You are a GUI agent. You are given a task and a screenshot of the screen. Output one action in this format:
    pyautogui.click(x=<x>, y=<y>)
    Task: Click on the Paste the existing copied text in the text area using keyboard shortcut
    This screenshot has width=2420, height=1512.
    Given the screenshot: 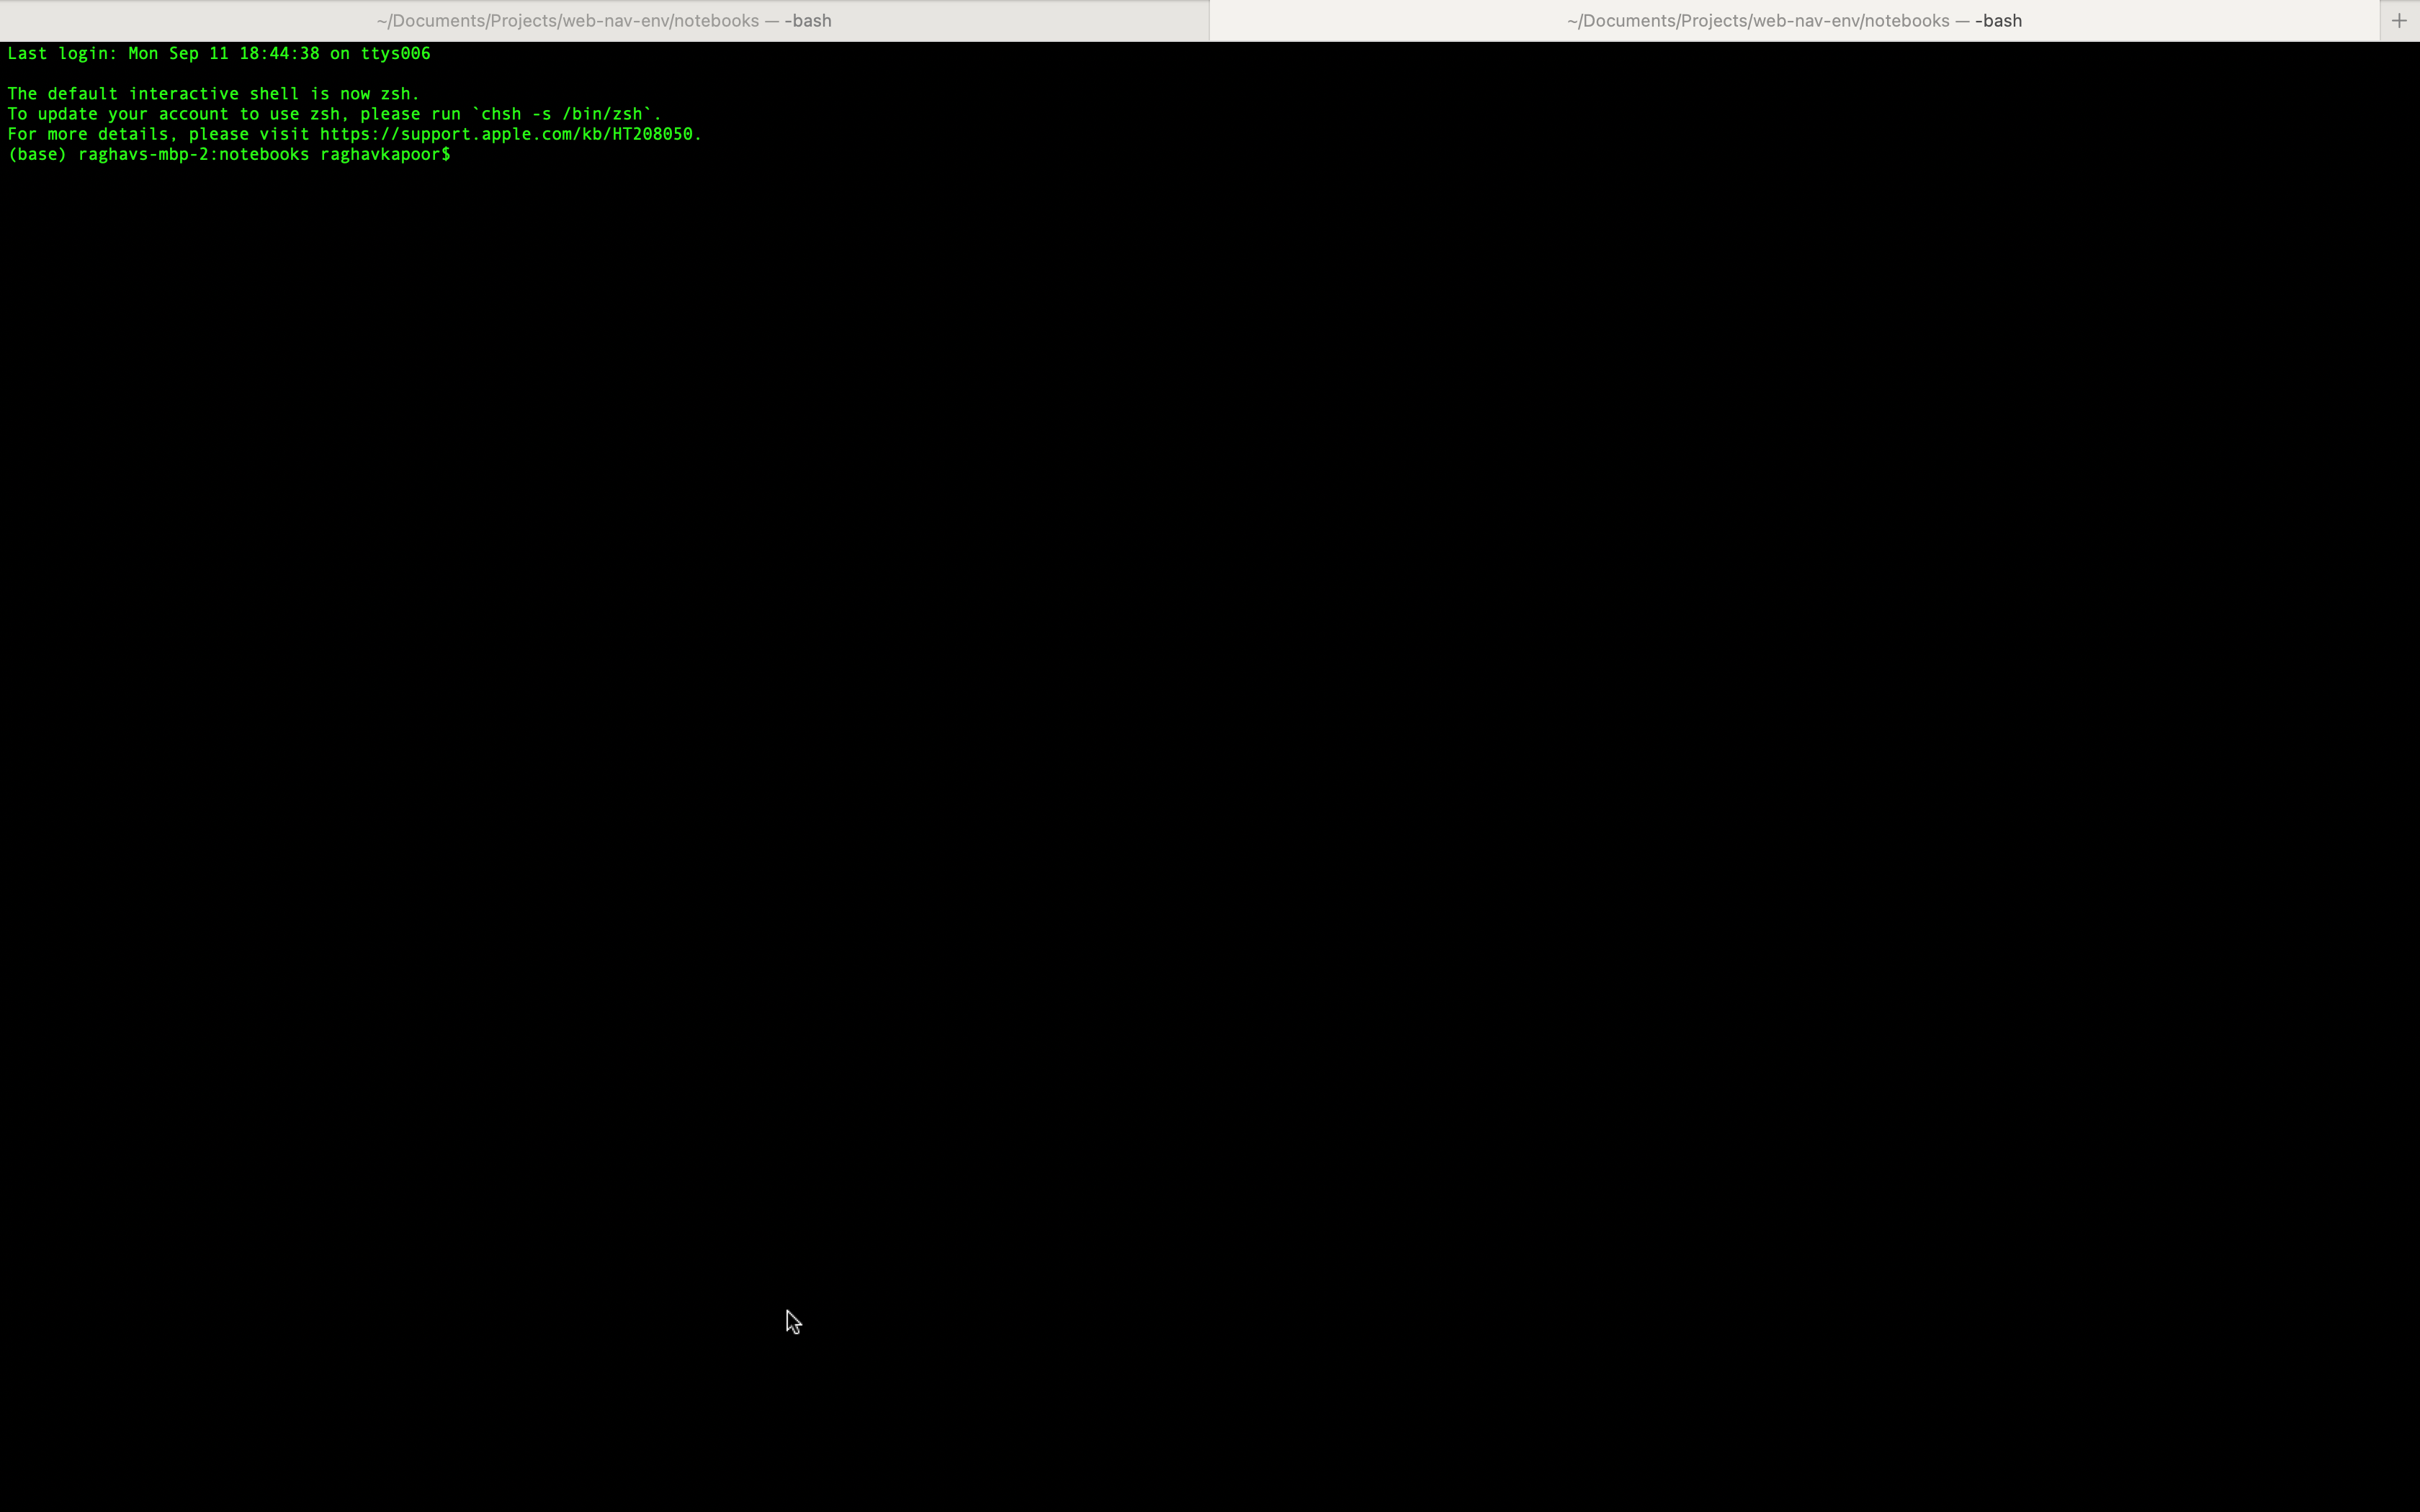 What is the action you would take?
    pyautogui.click(x=1436, y=151)
    